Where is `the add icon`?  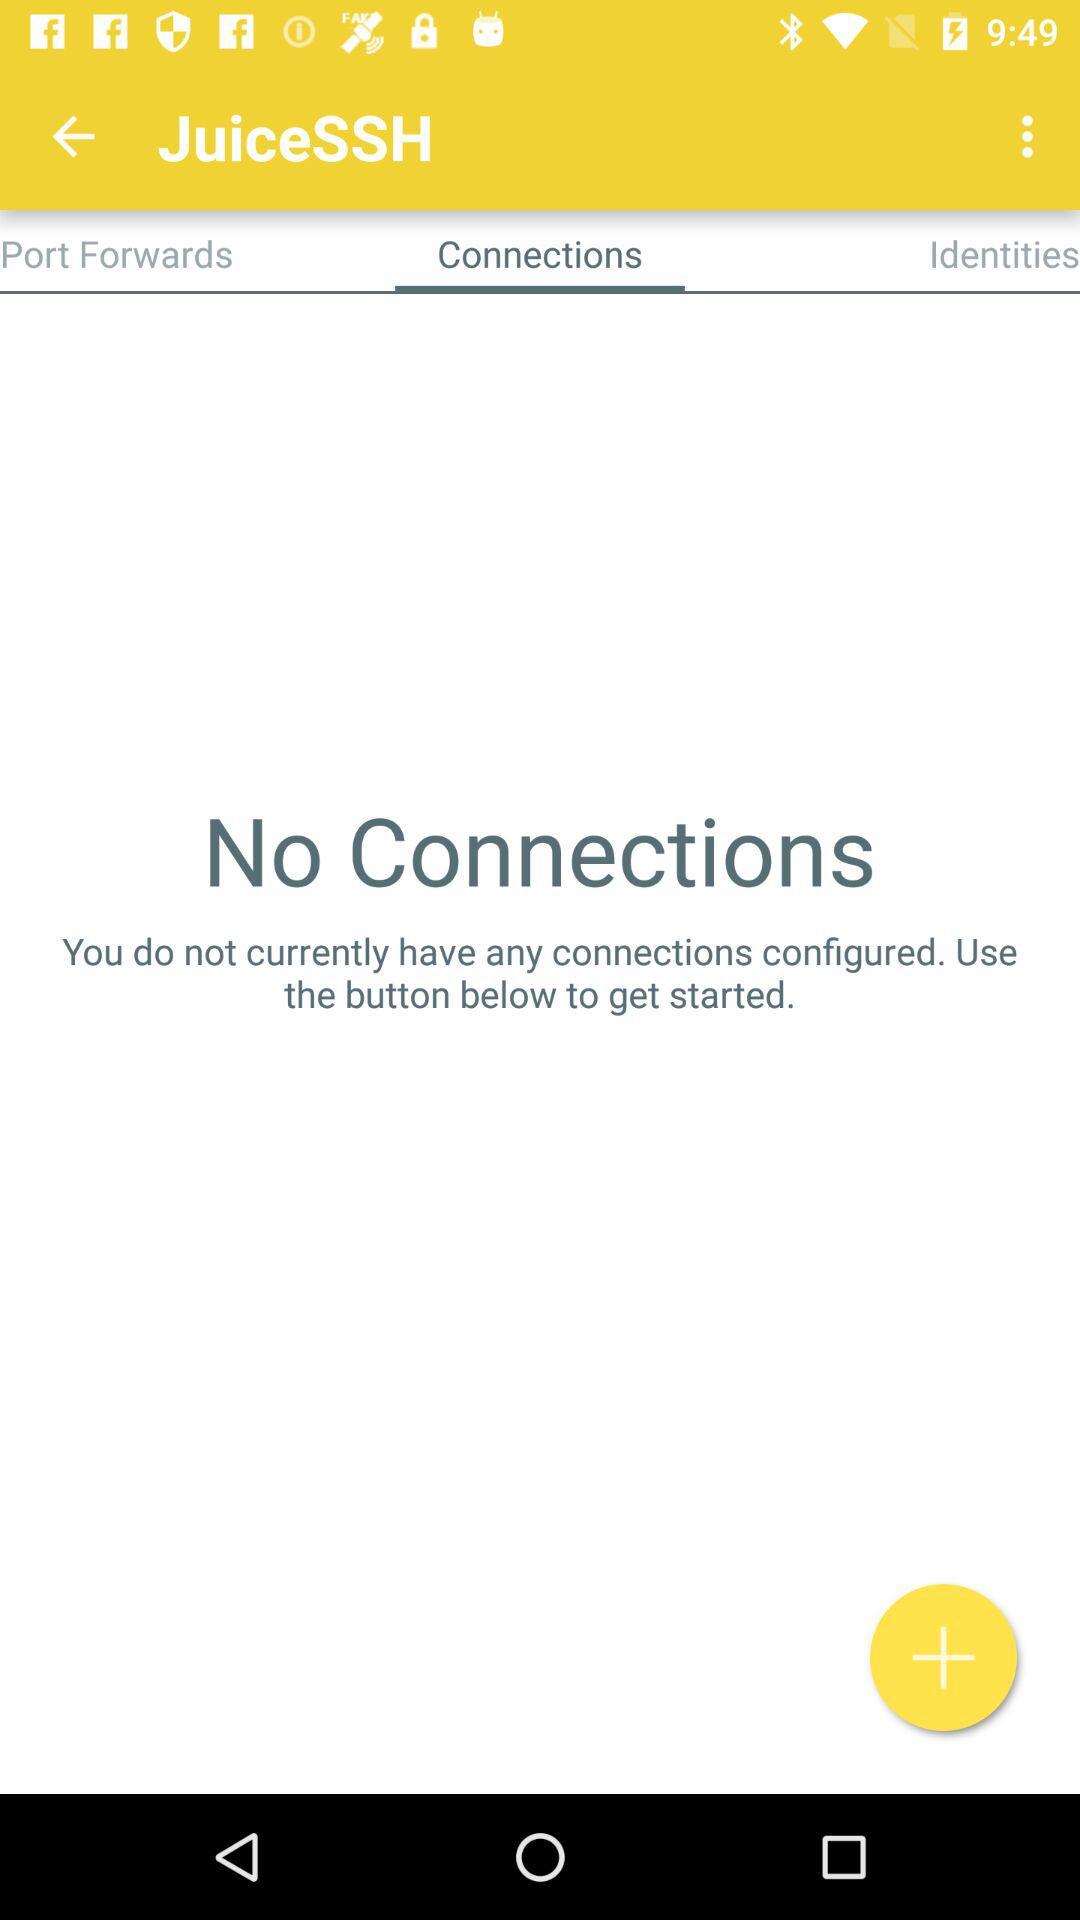
the add icon is located at coordinates (943, 1657).